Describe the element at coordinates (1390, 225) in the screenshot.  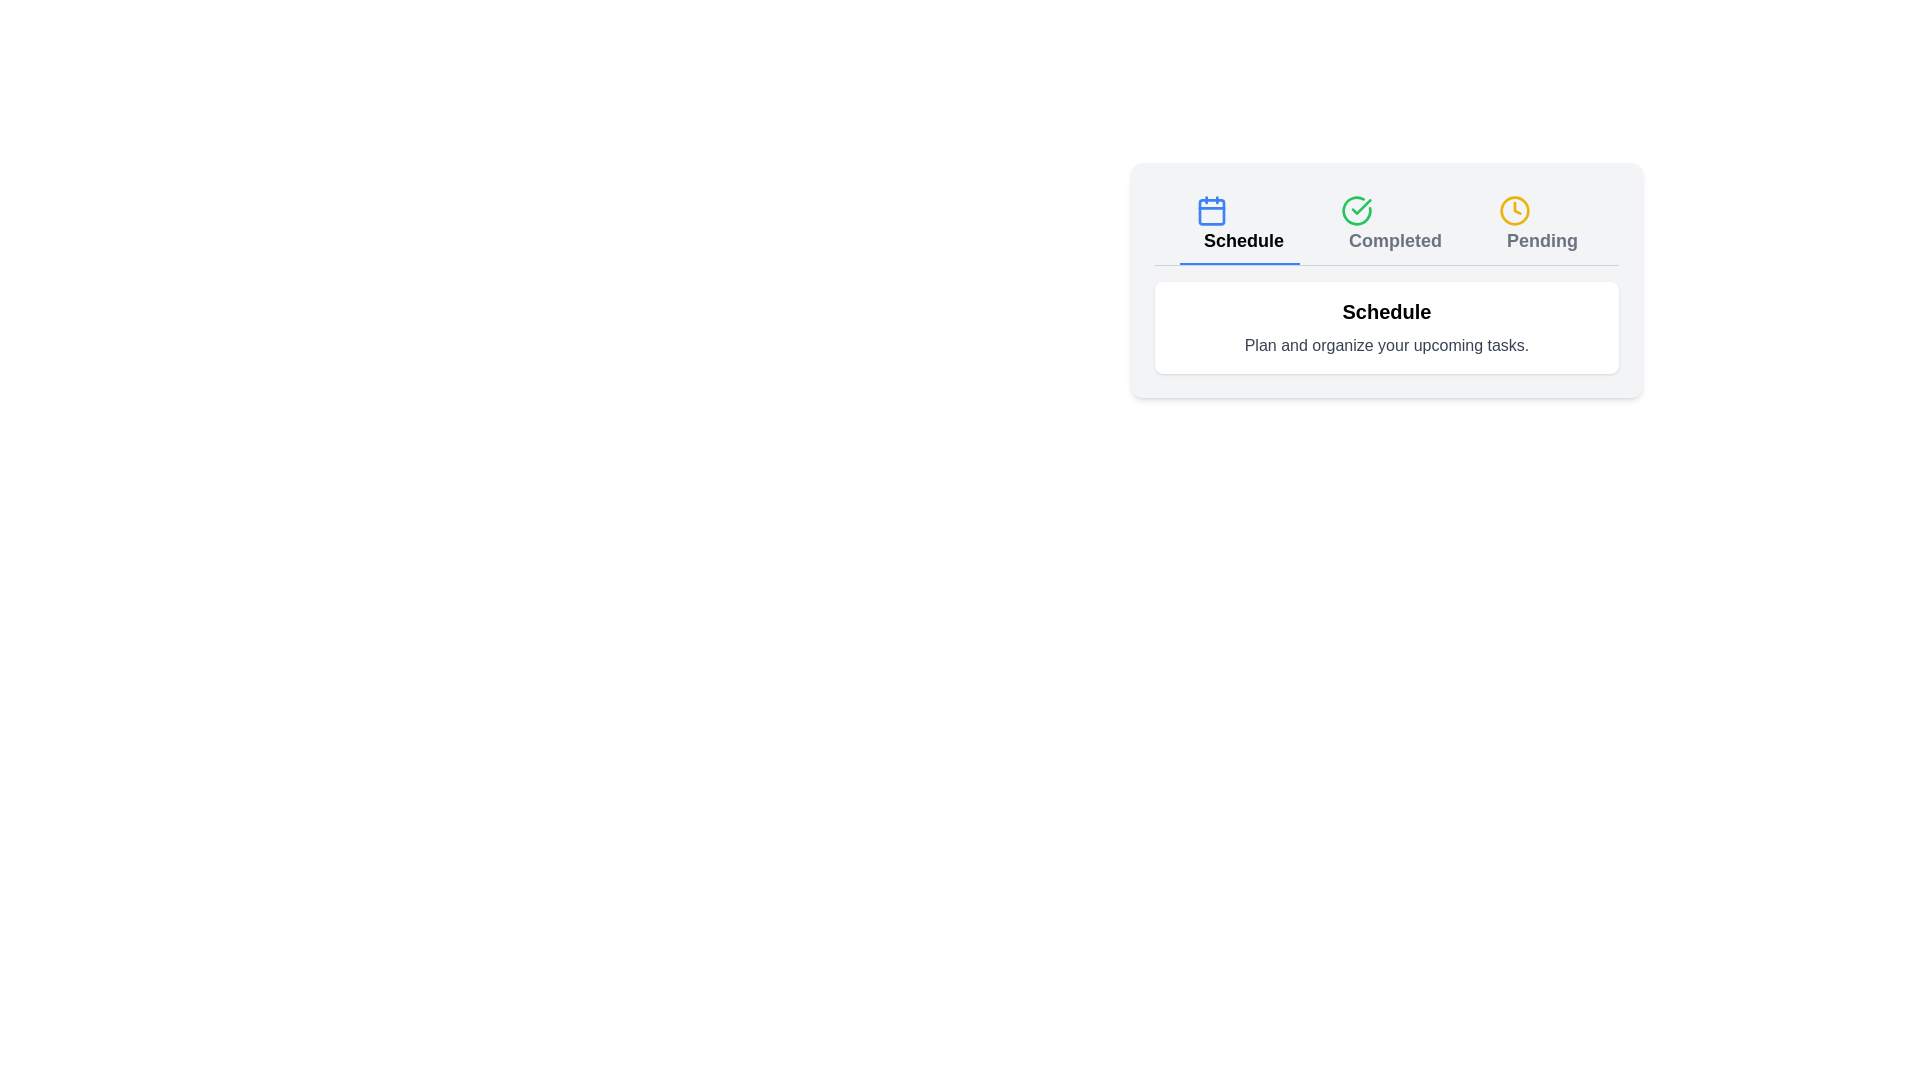
I see `the tab button corresponding to Completed` at that location.